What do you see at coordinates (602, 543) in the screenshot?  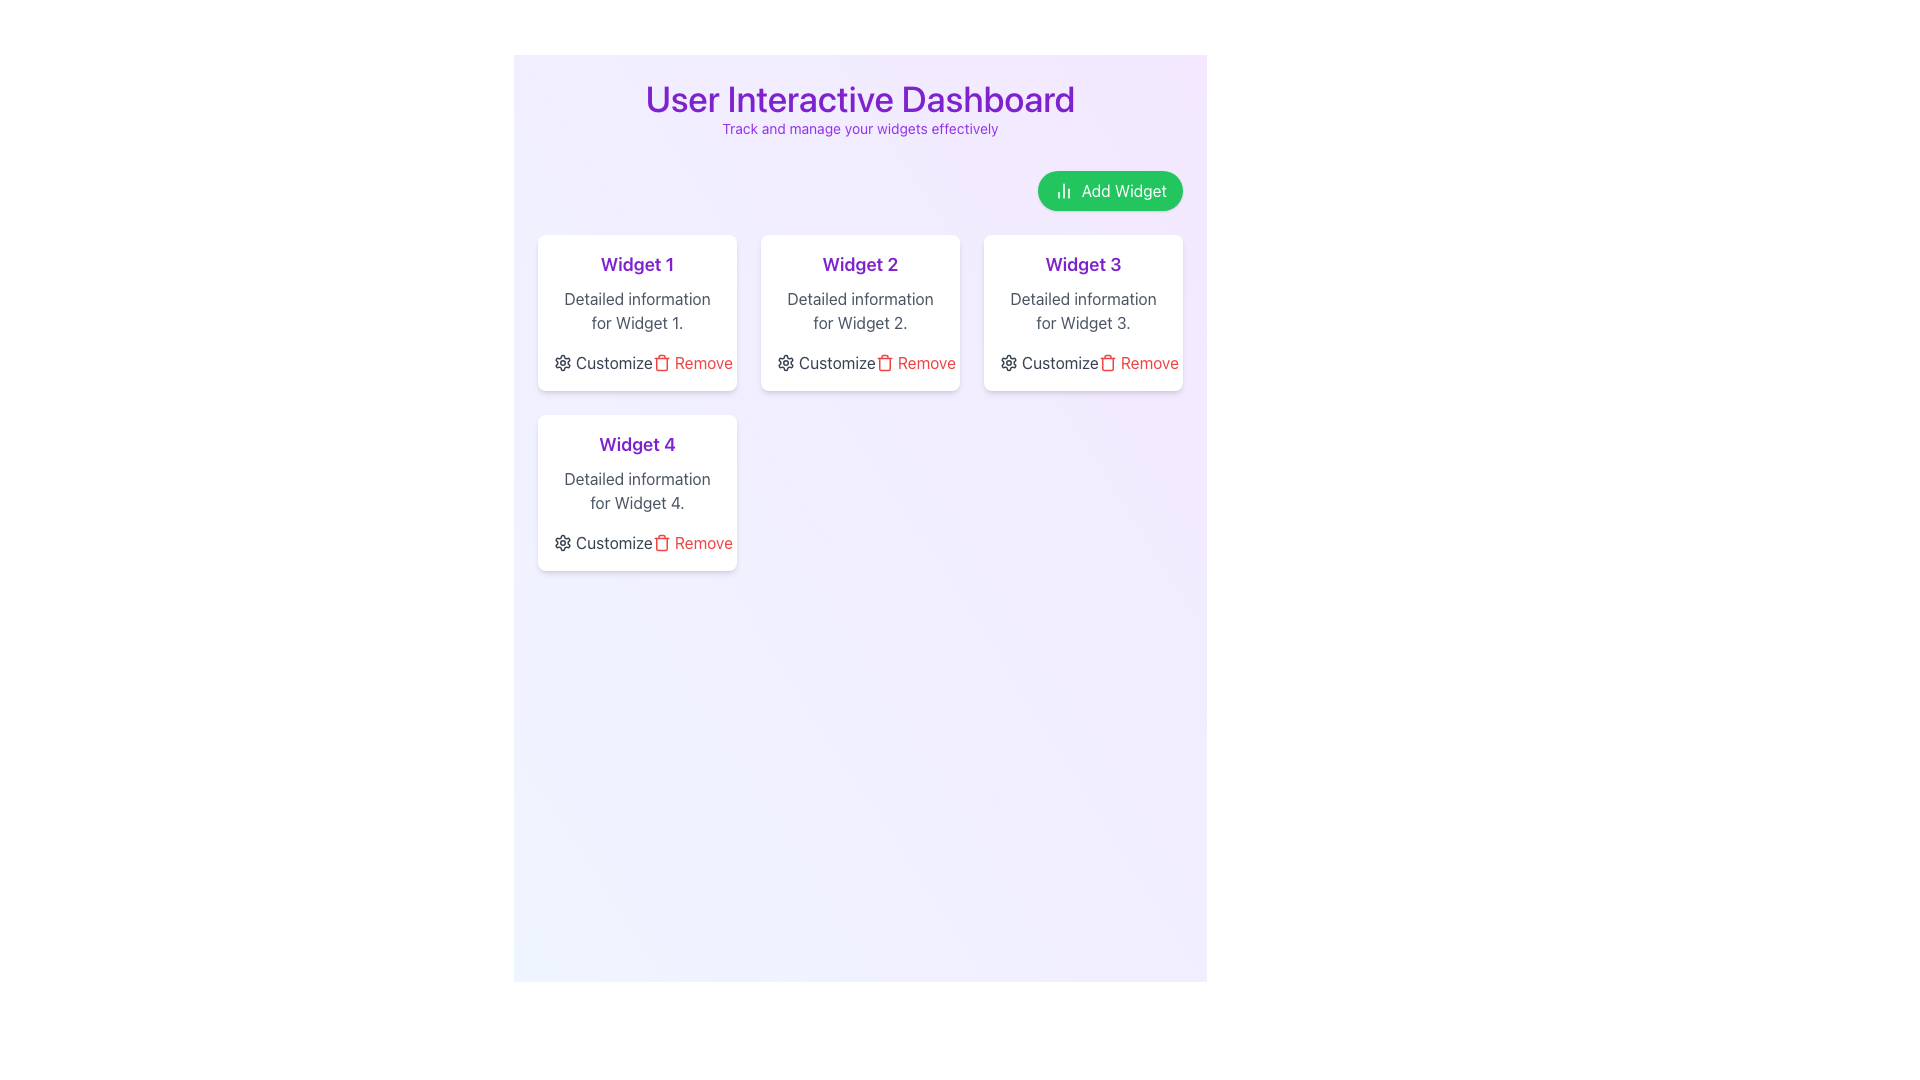 I see `the settings button for 'Widget 4' located in the lower section of its card to observe the hover effects` at bounding box center [602, 543].